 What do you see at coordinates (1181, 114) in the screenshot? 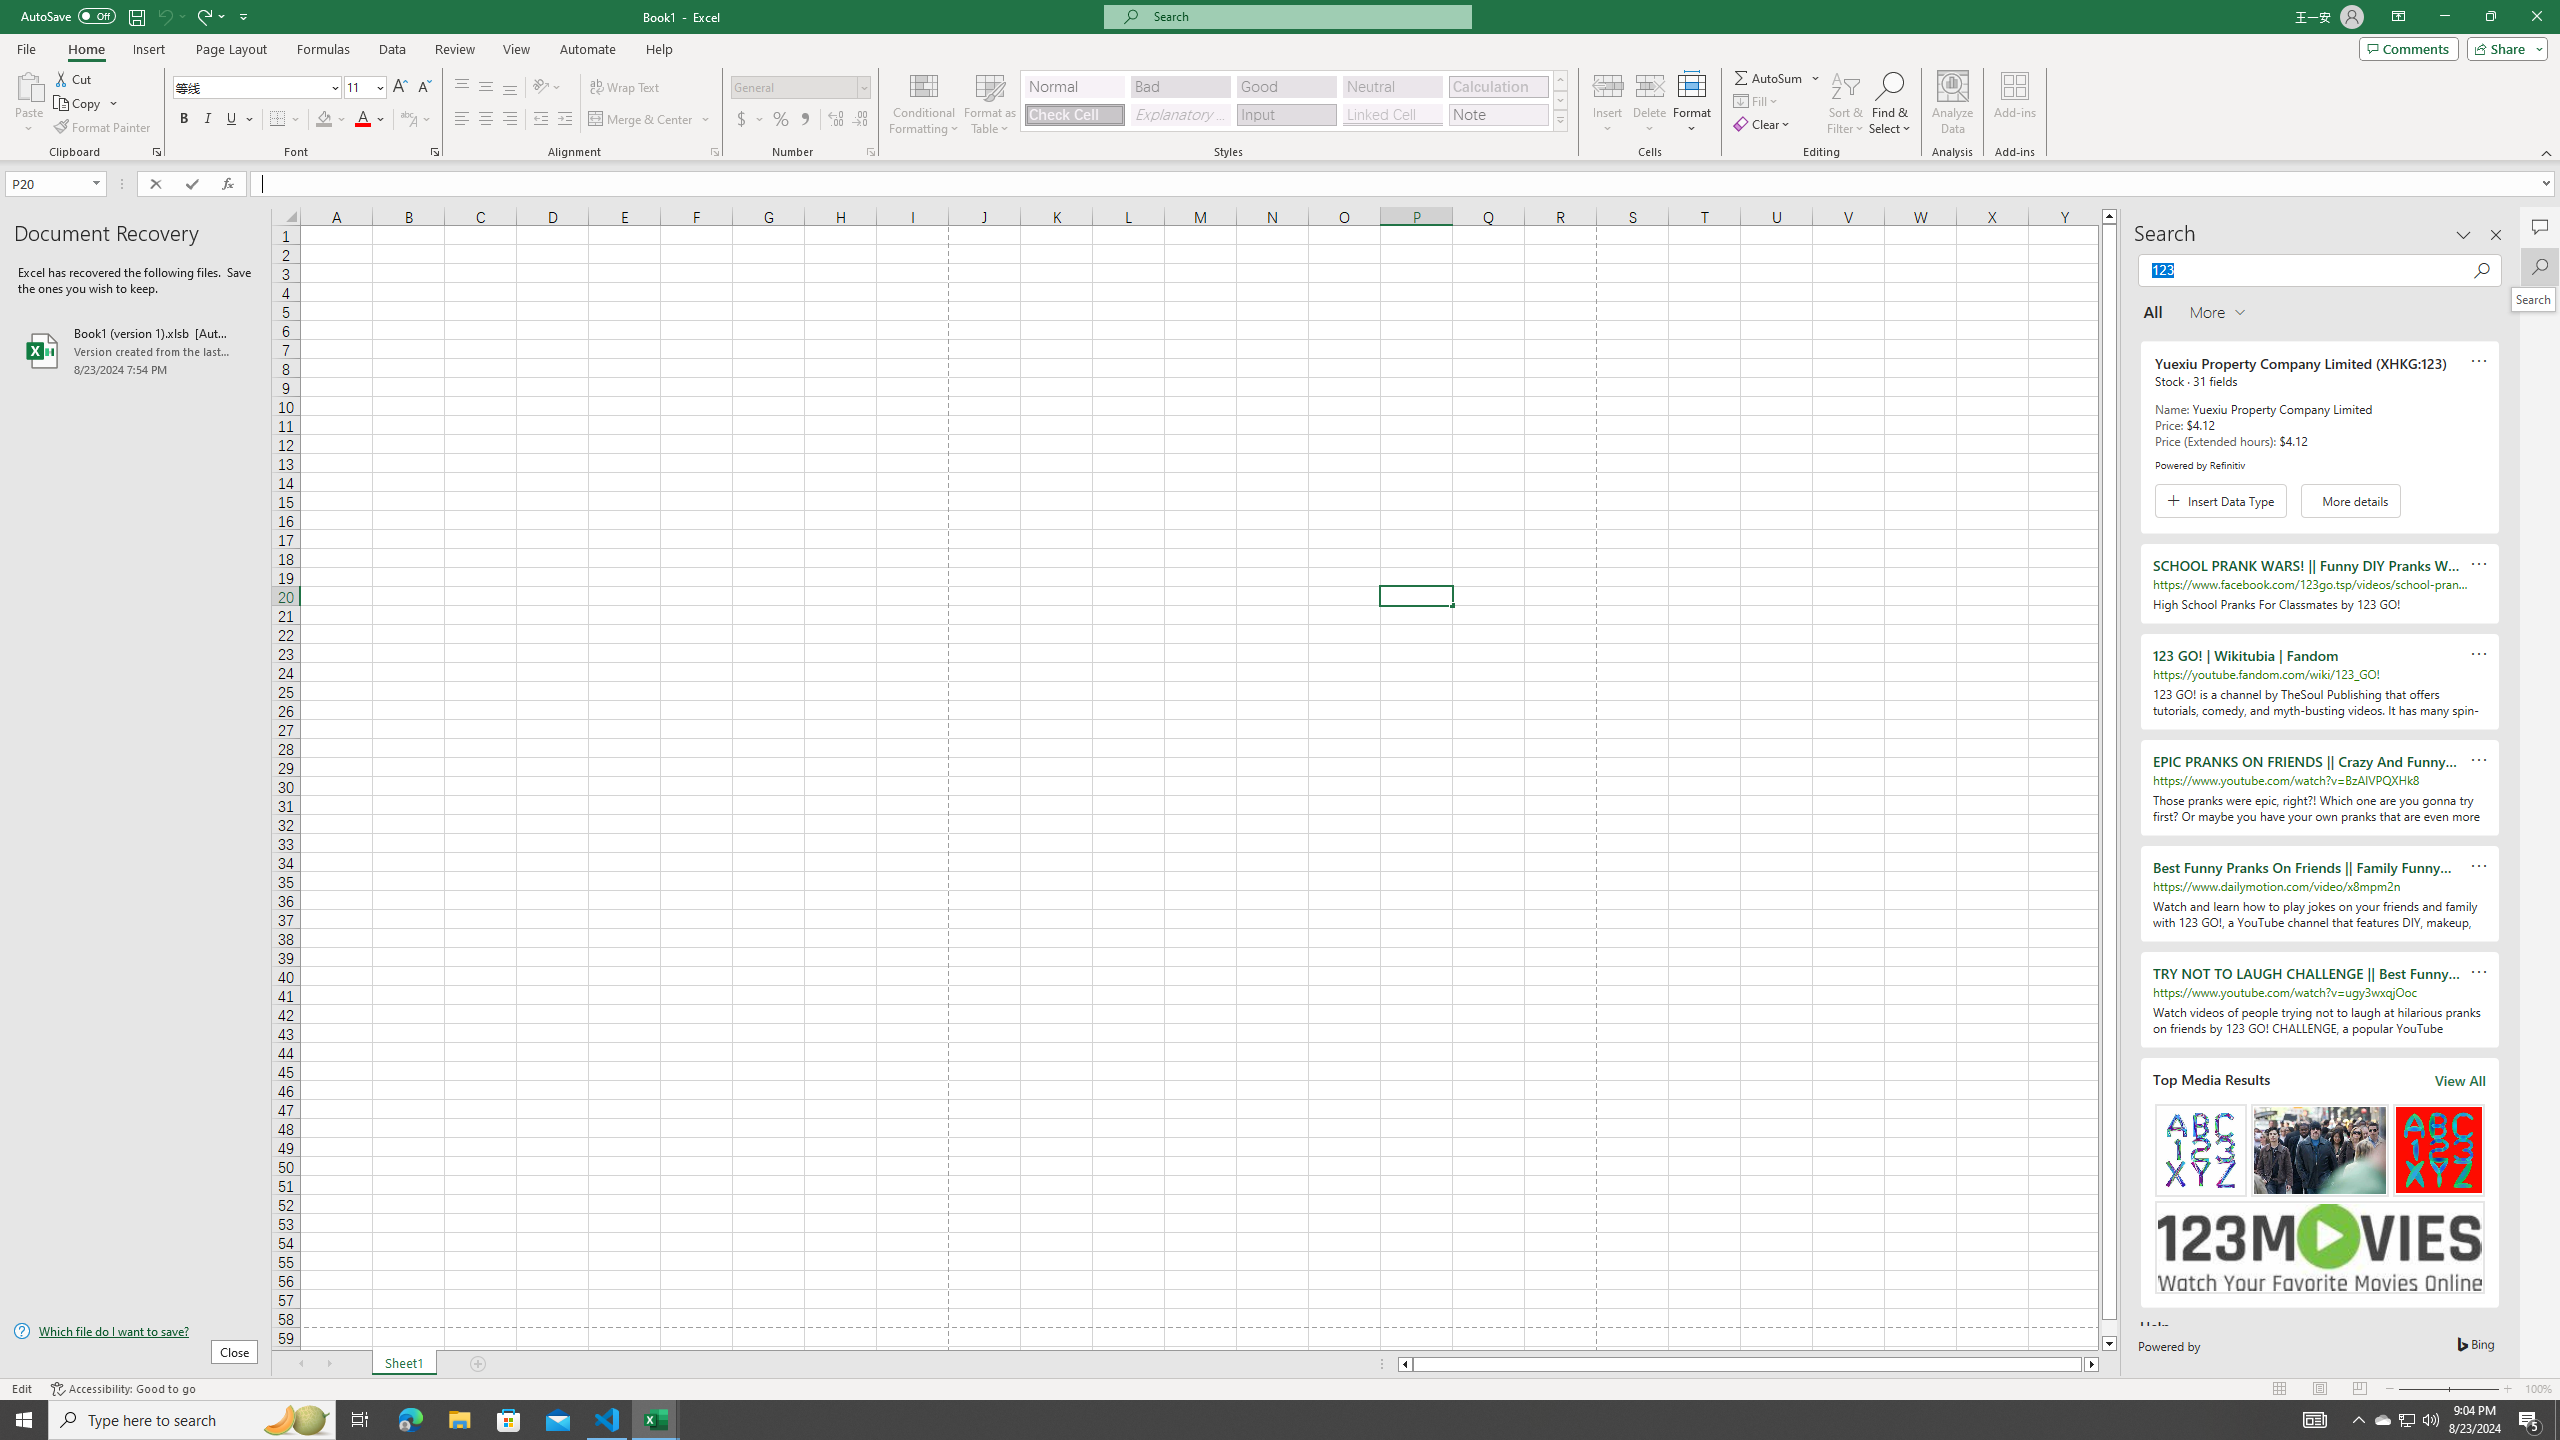
I see `'Explanatory Text'` at bounding box center [1181, 114].